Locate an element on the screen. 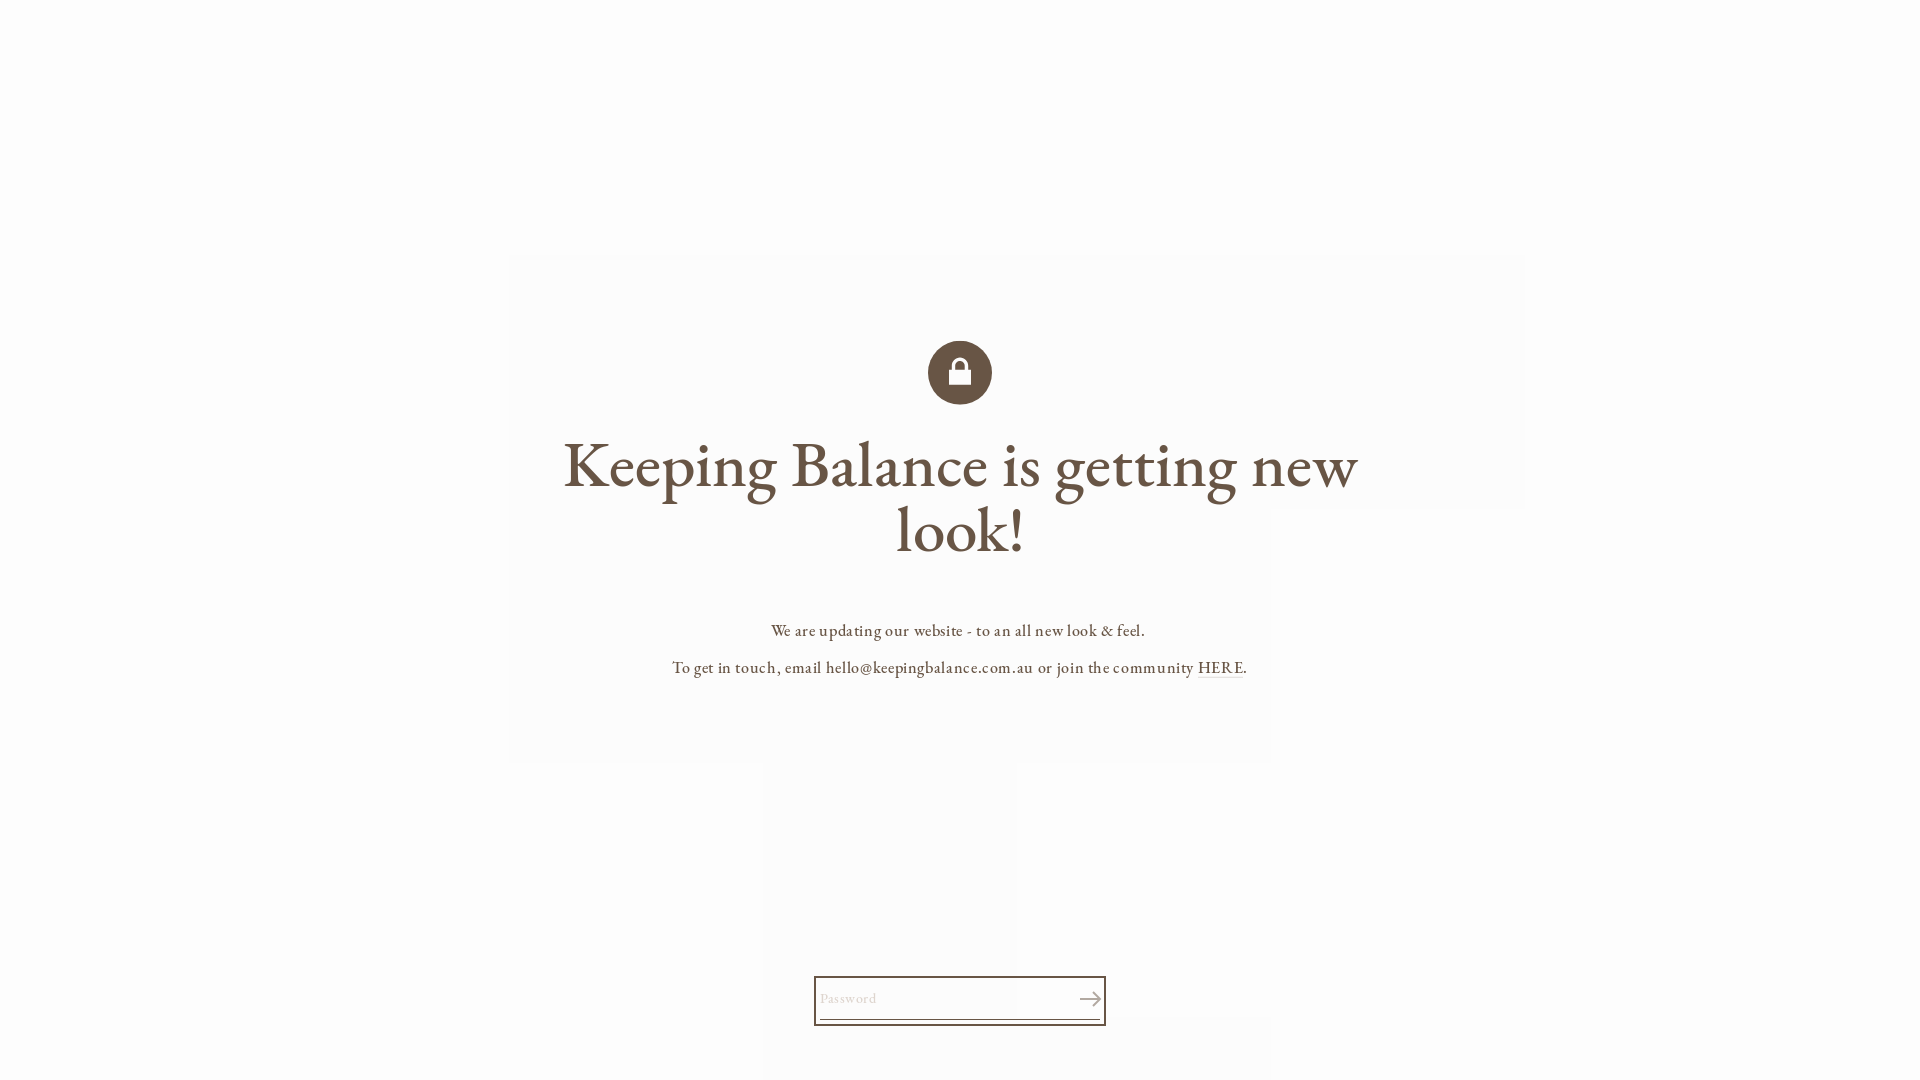 This screenshot has width=1920, height=1080. 'HERE' is located at coordinates (1219, 668).